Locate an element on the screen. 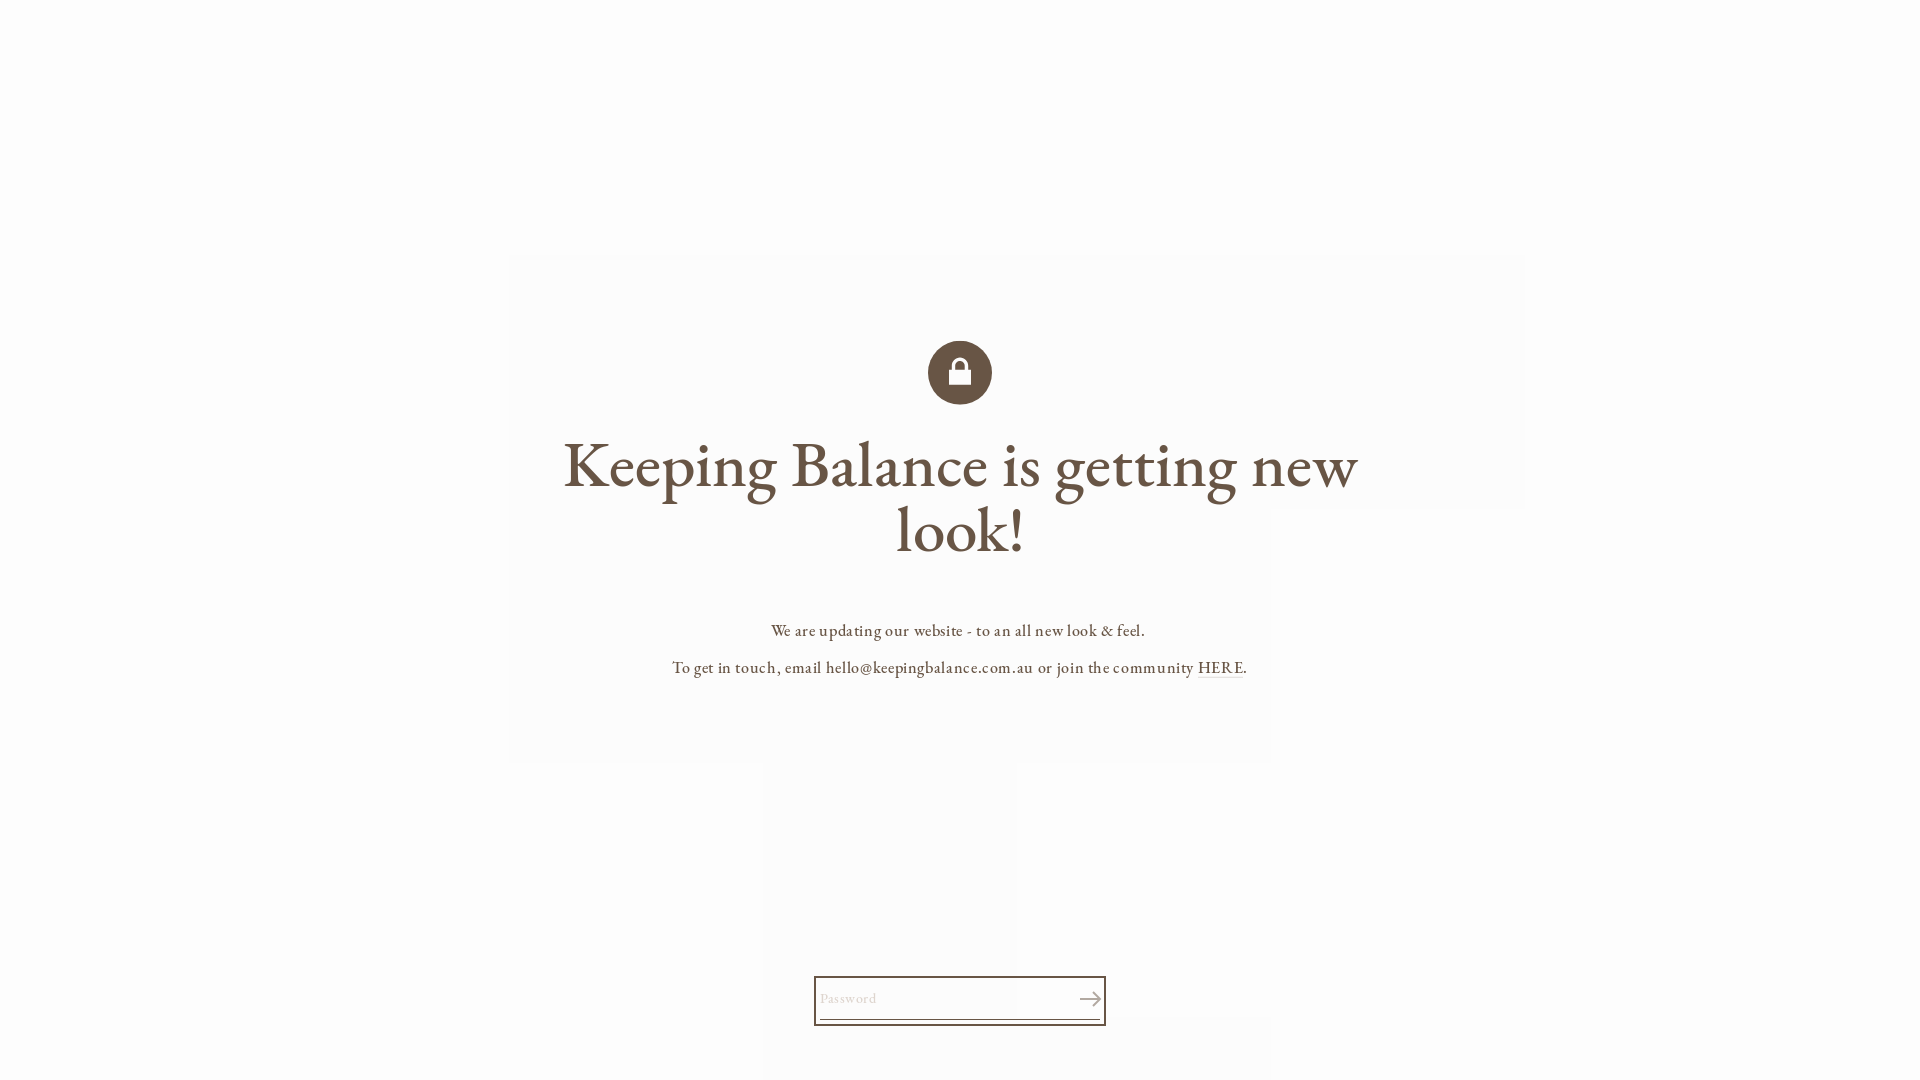 This screenshot has width=1920, height=1080. 'HERE' is located at coordinates (1219, 668).